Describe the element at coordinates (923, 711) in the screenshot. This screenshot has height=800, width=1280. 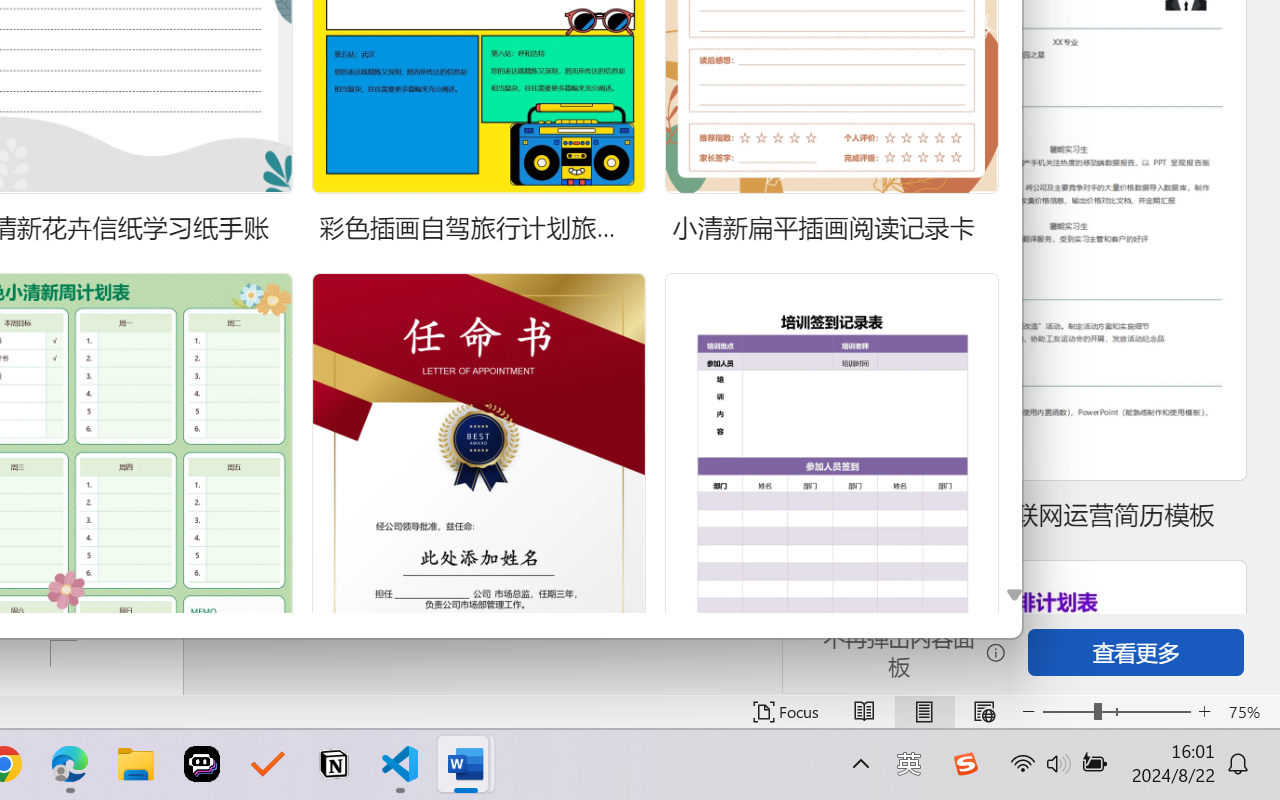
I see `'Print Layout'` at that location.